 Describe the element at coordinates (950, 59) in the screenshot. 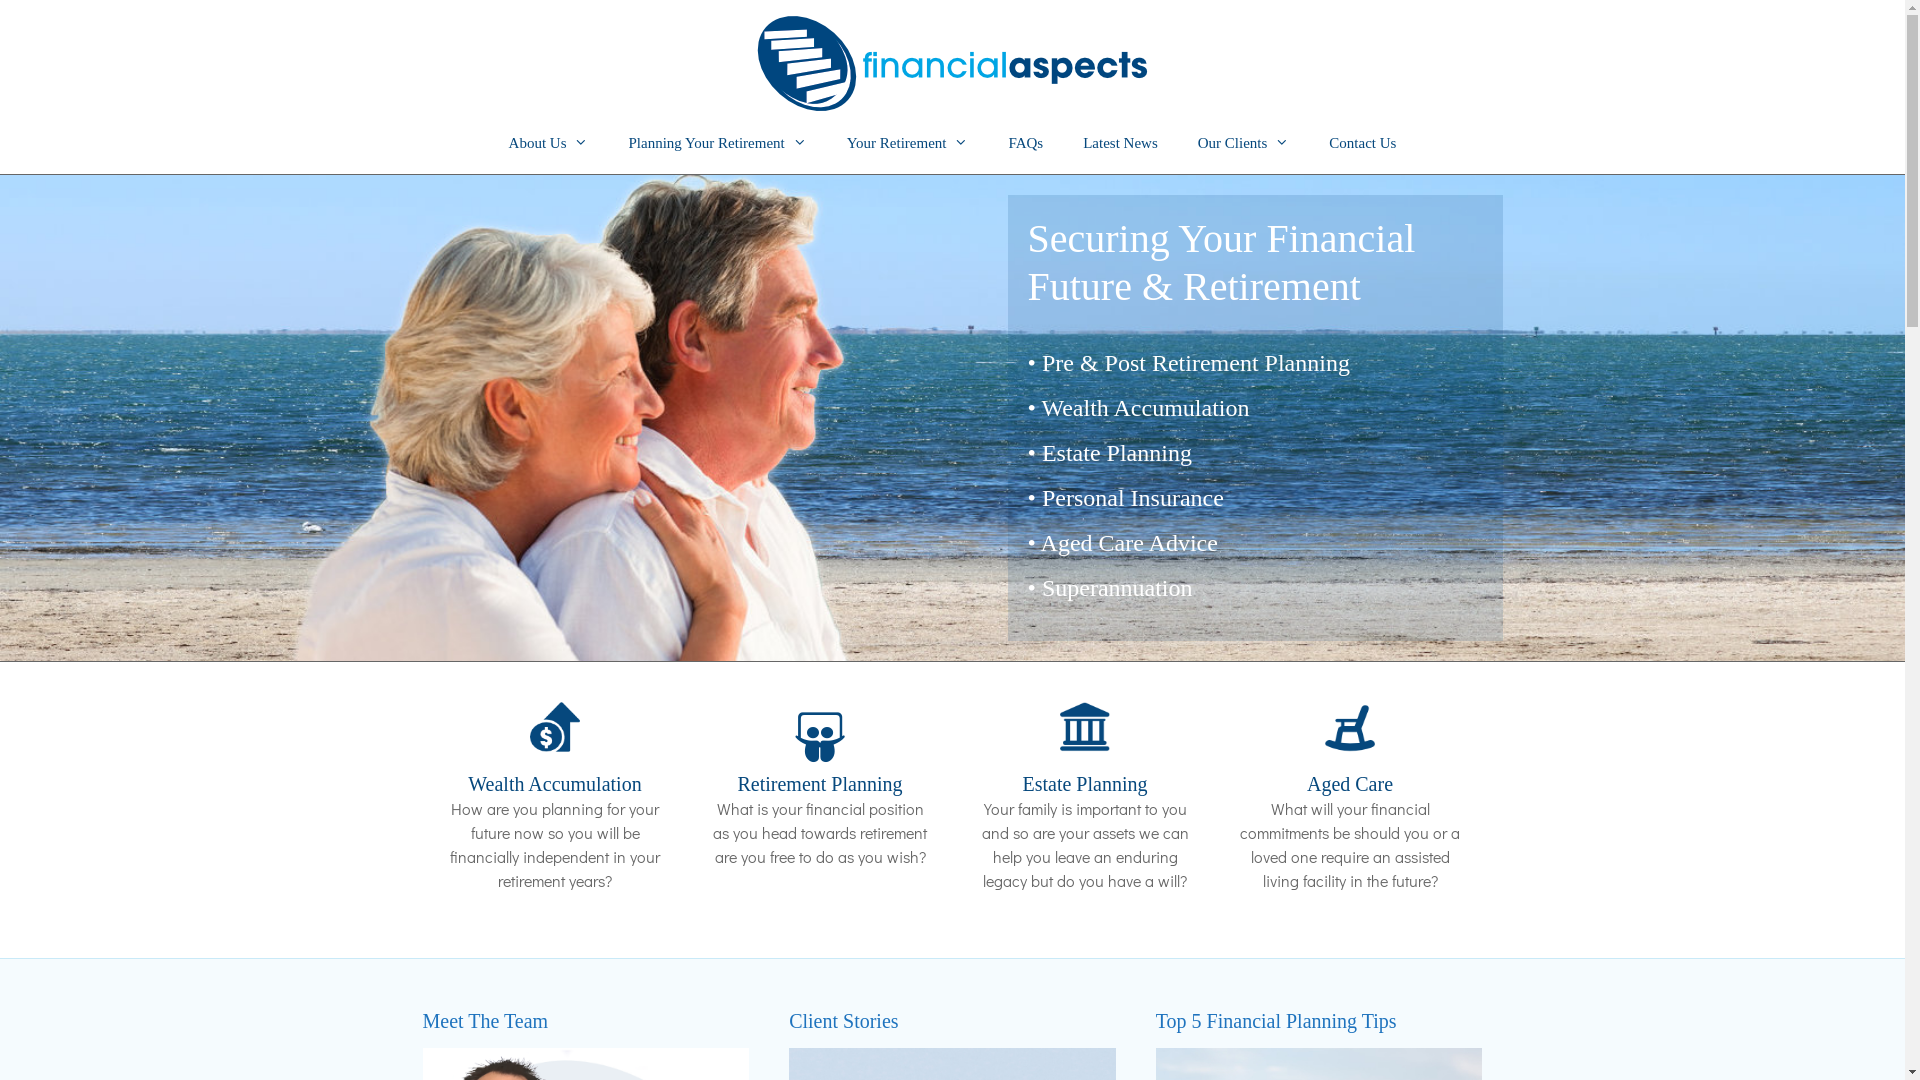

I see `'Financial Aspects'` at that location.